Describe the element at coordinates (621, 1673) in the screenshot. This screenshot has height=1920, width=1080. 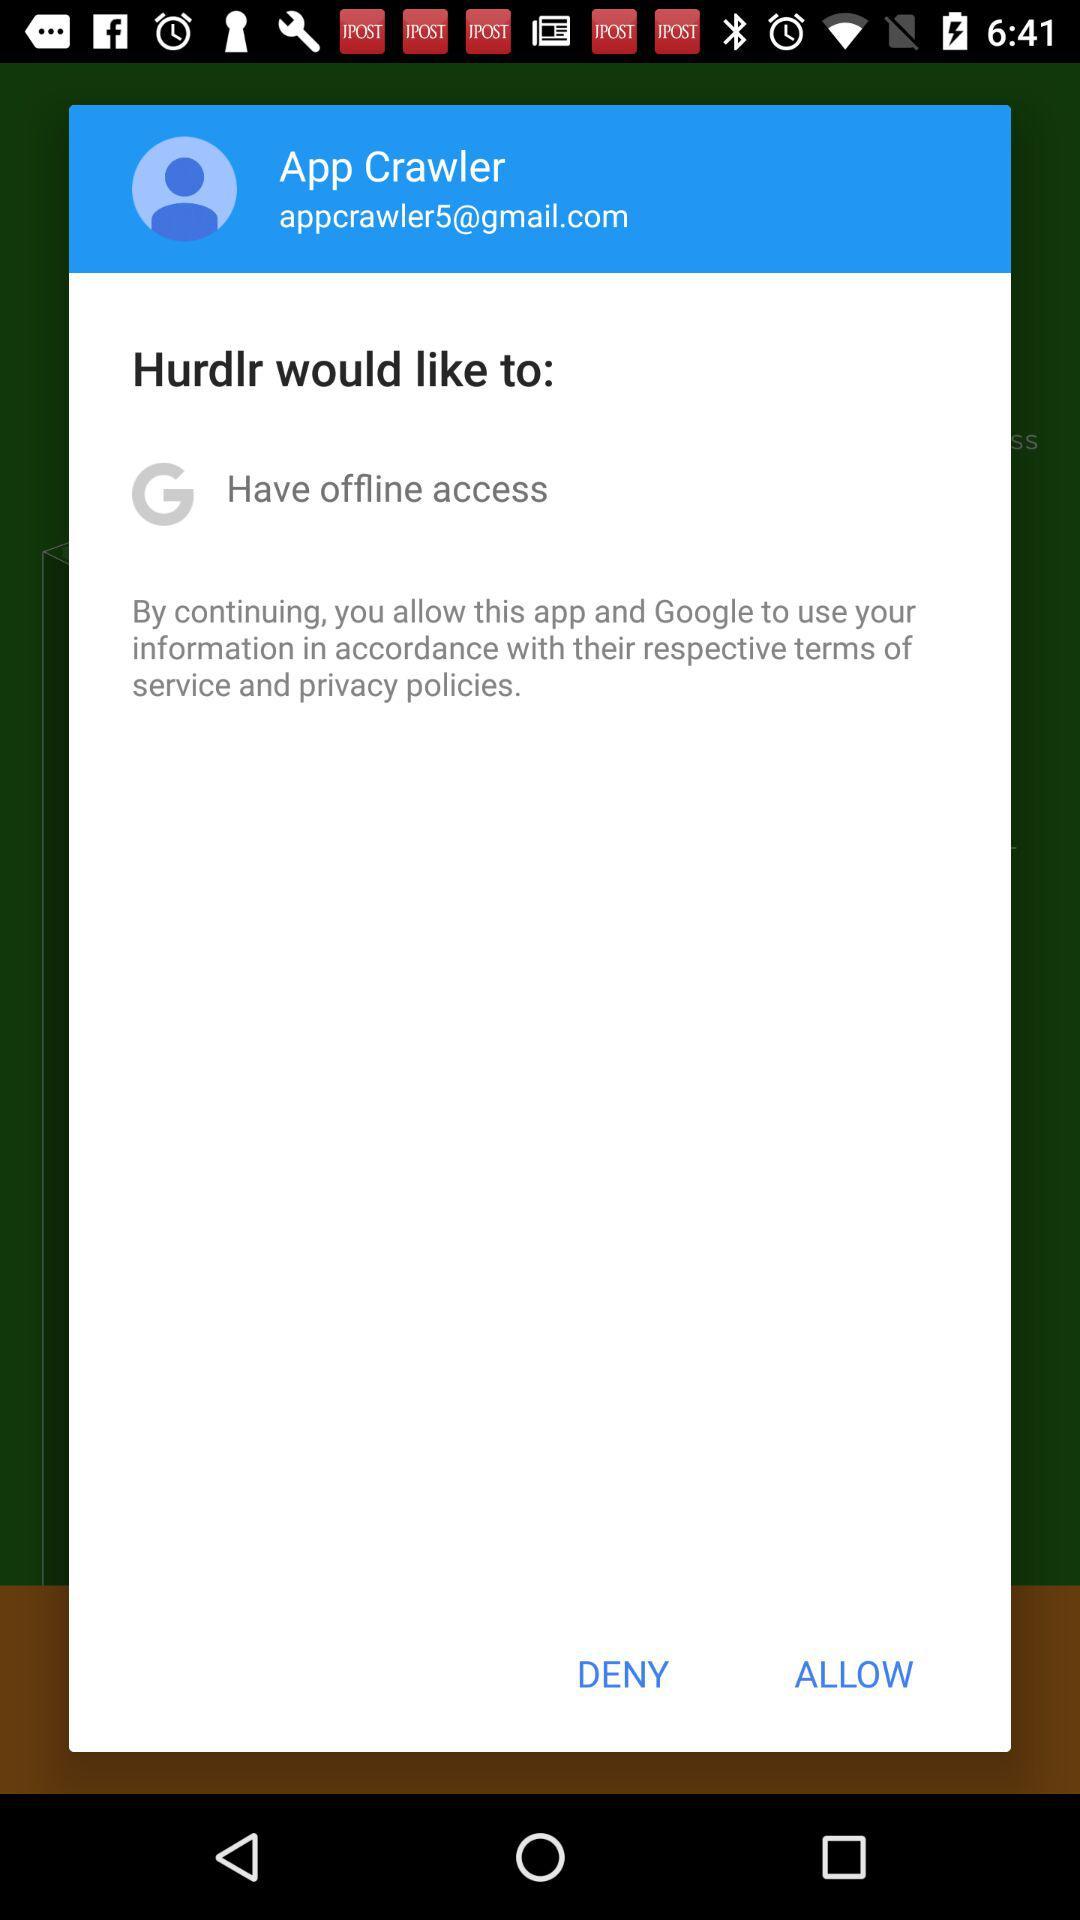
I see `the deny` at that location.